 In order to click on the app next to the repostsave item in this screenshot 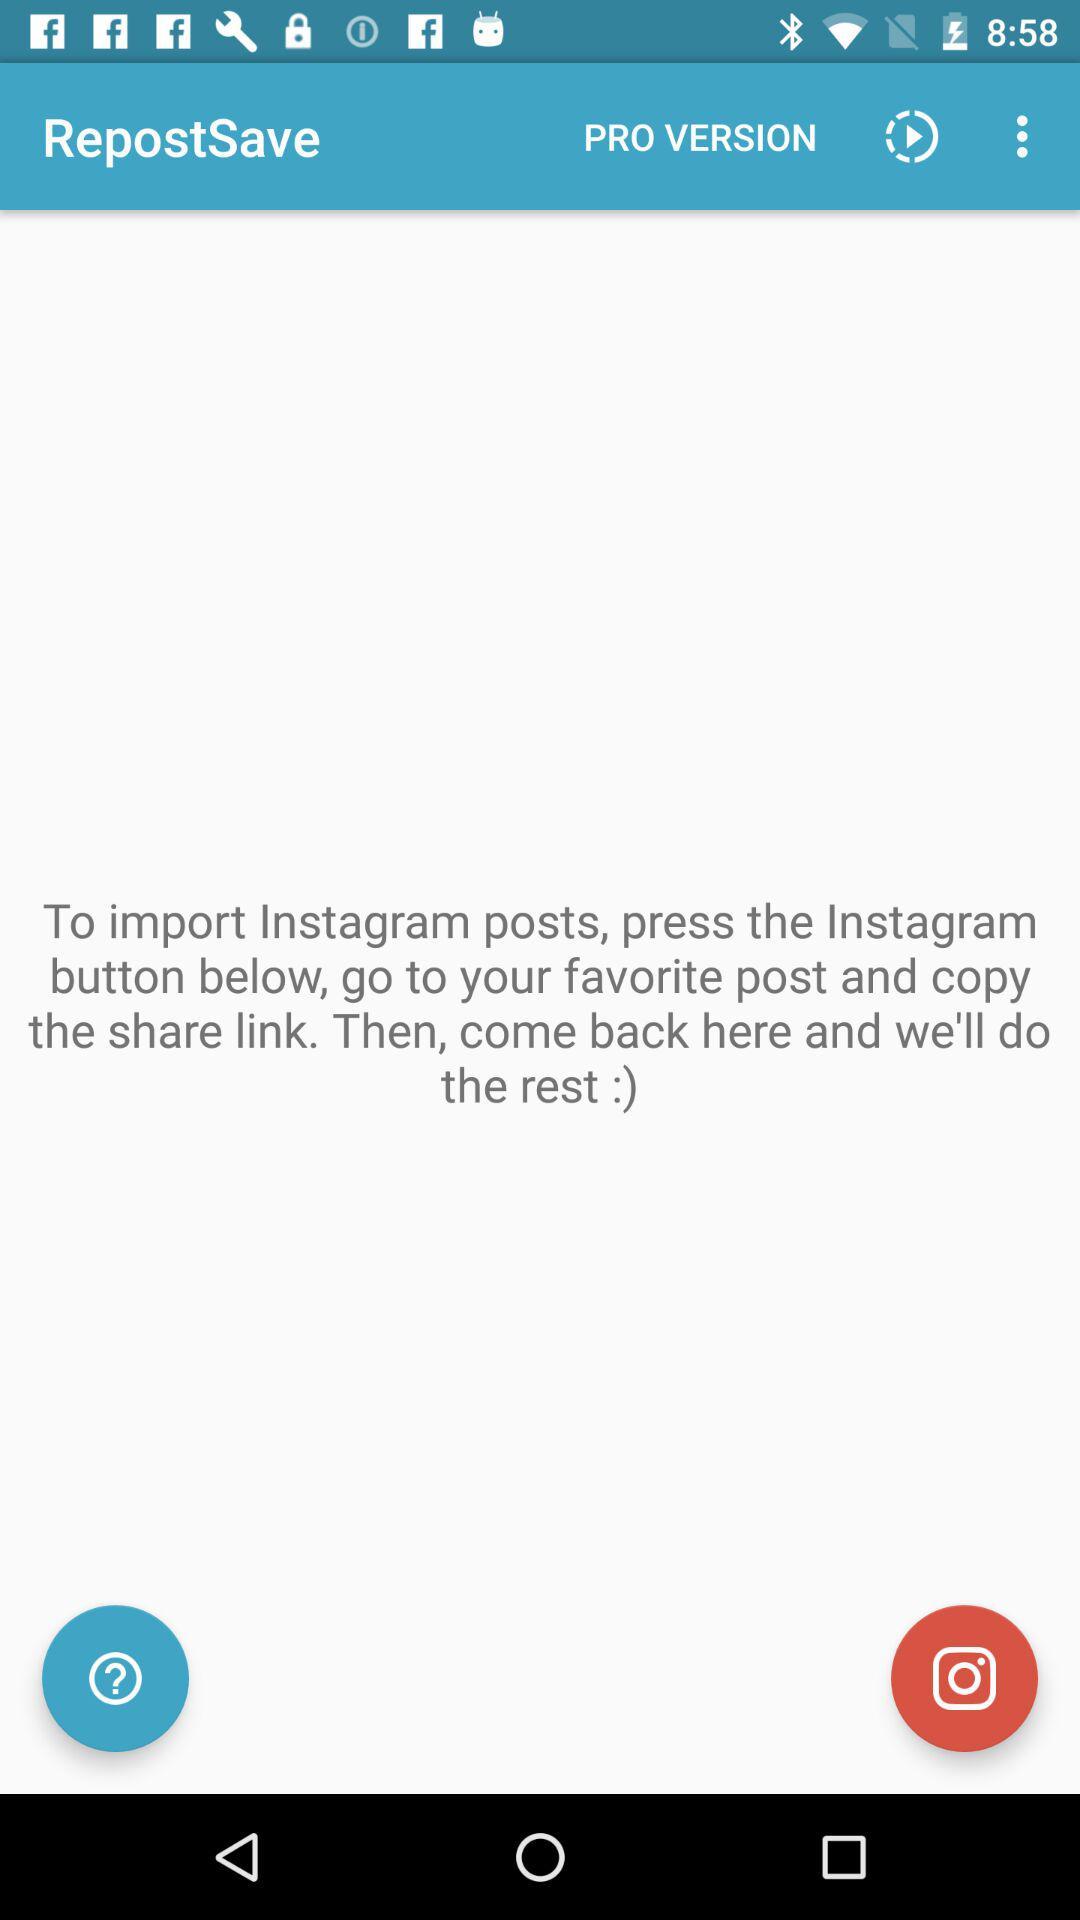, I will do `click(699, 135)`.